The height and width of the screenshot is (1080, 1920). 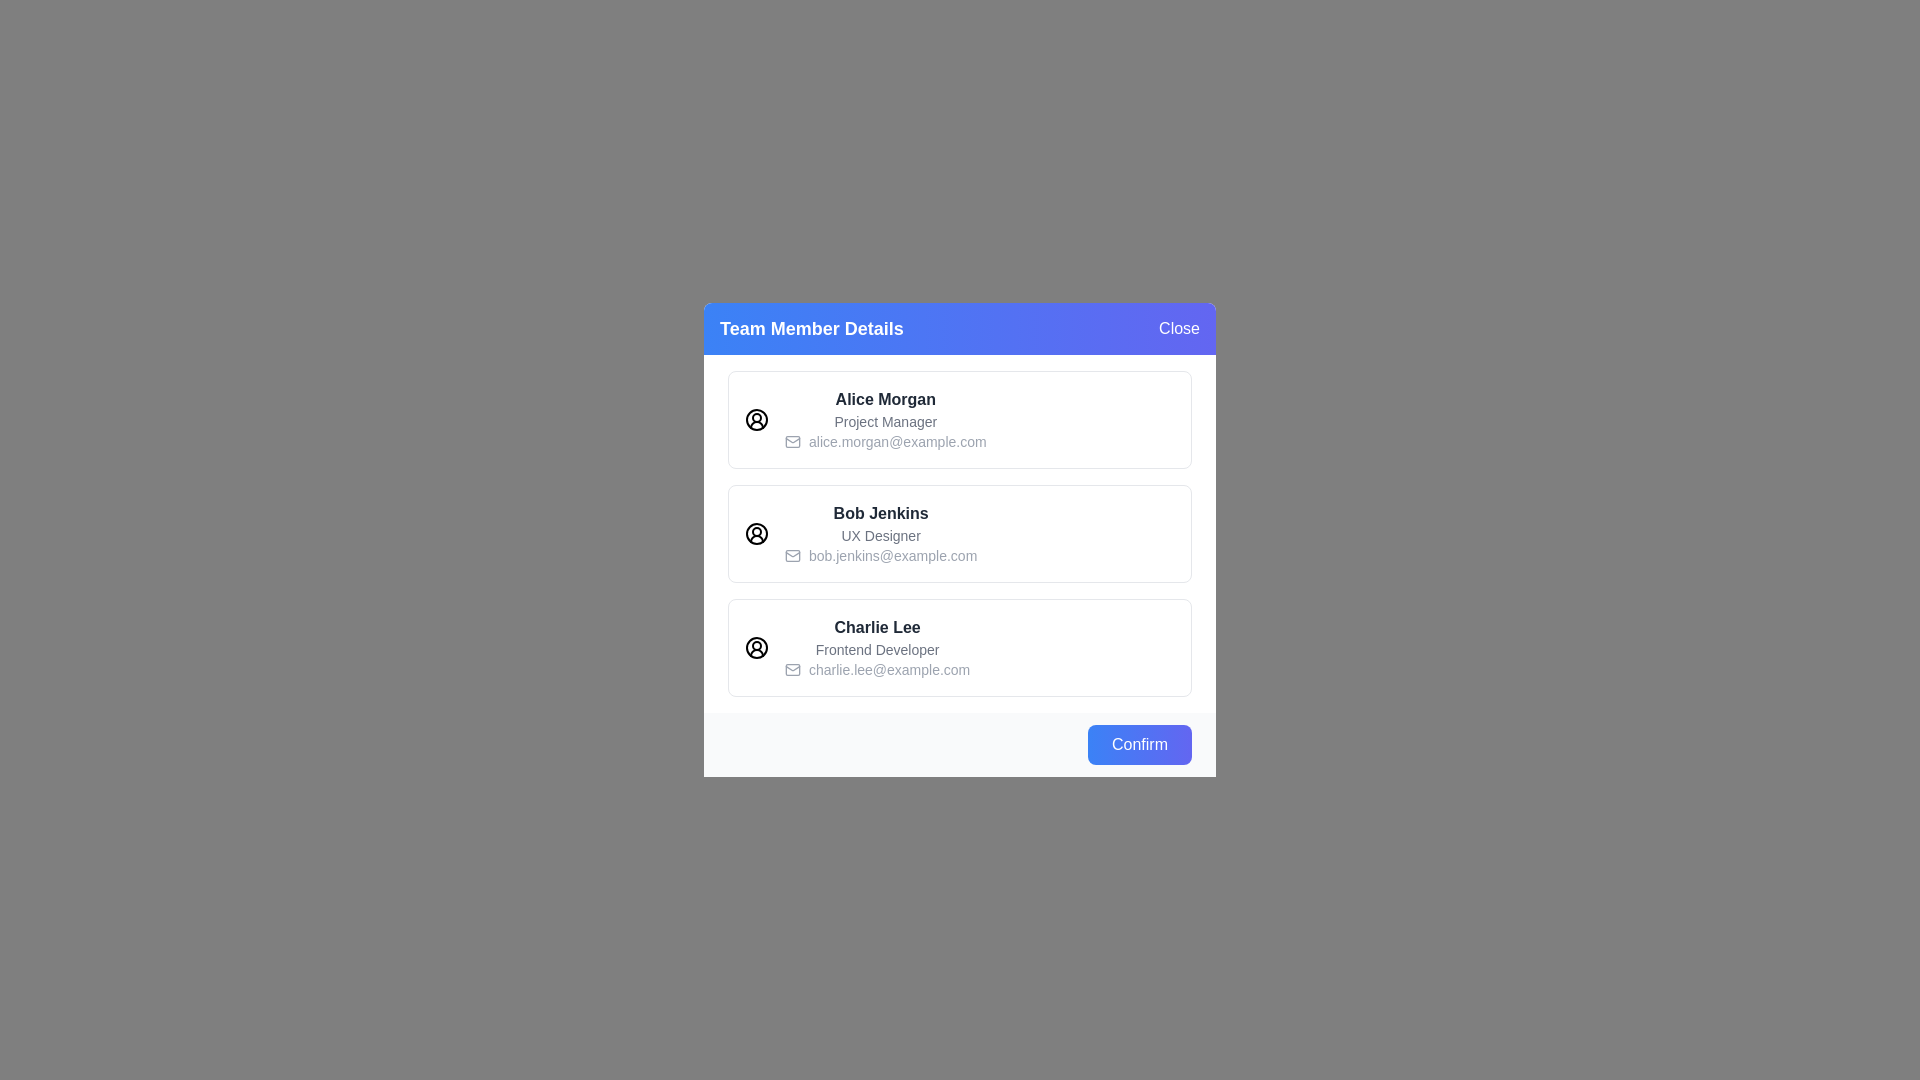 I want to click on the envelope icon component within the second user information card for 'Bob Jenkins', so click(x=791, y=555).